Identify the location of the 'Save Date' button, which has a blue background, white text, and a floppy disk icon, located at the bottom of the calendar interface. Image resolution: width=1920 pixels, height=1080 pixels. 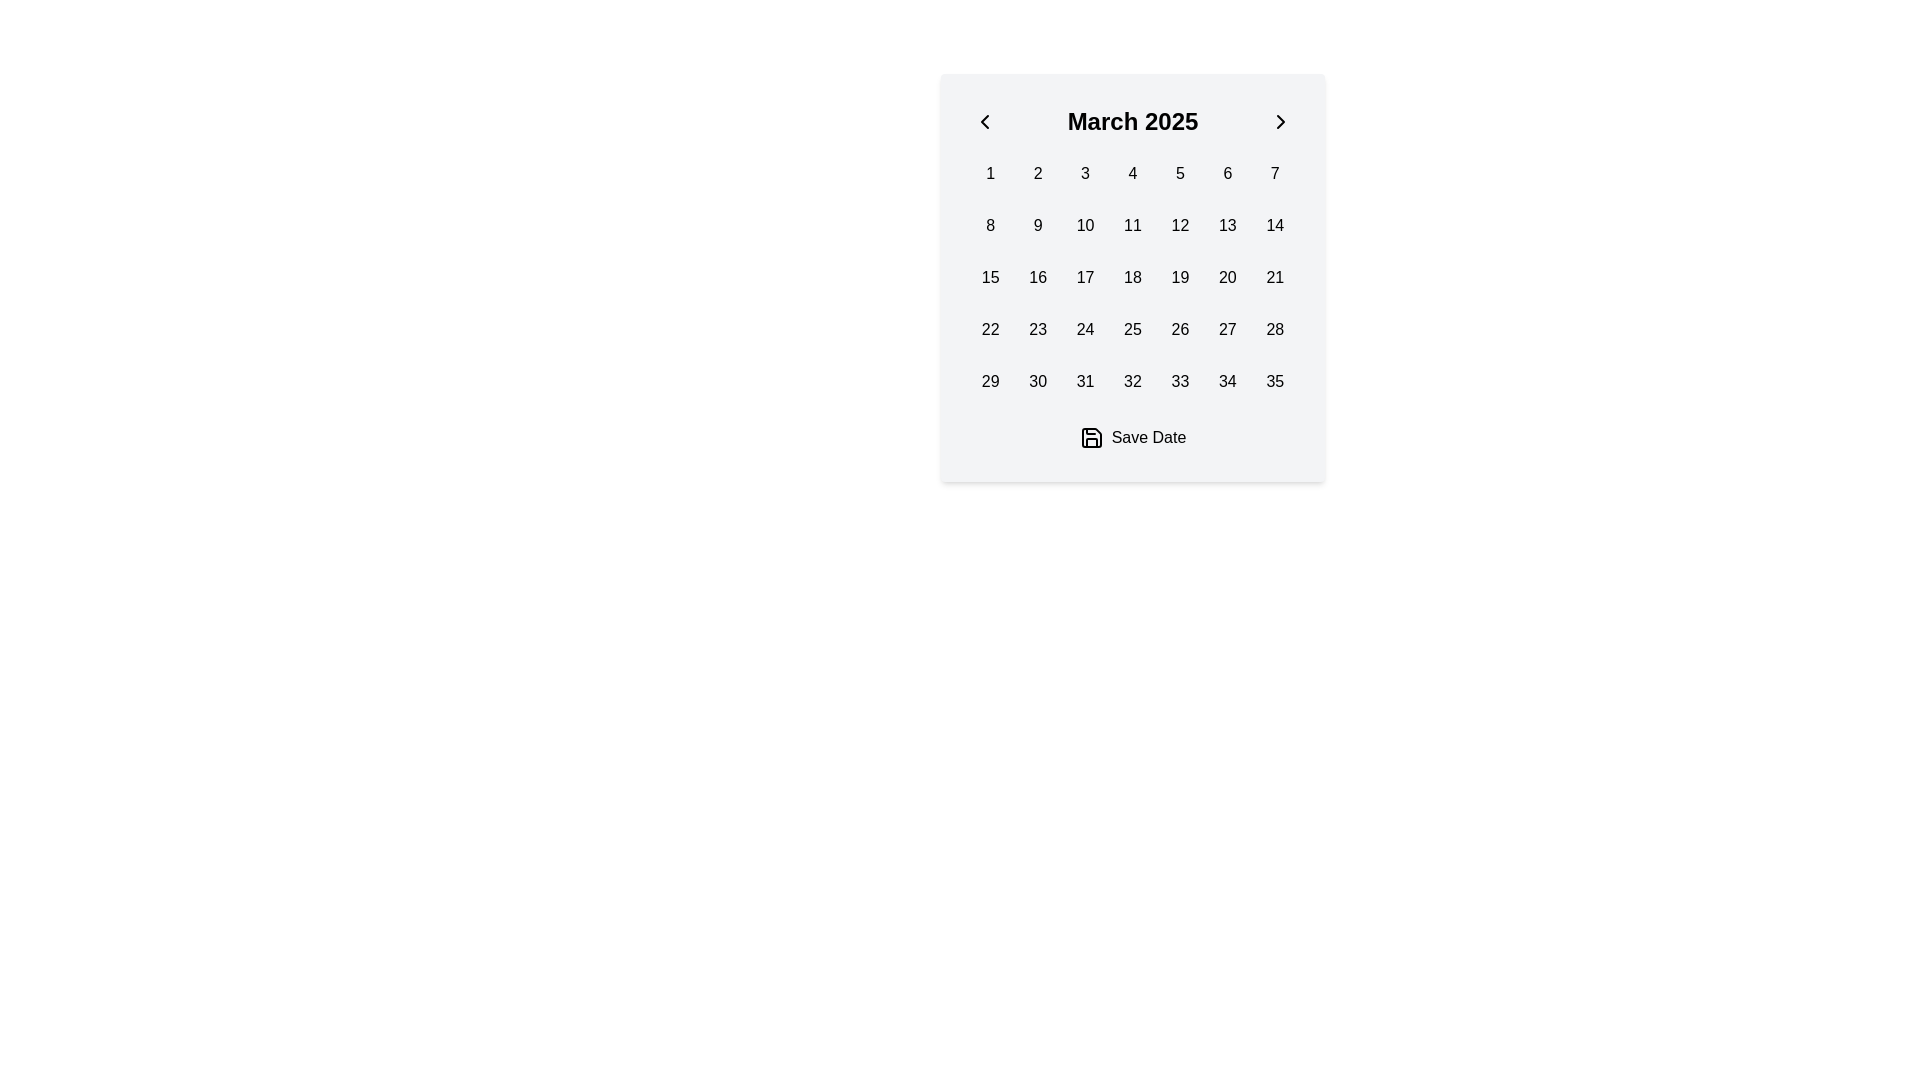
(1132, 437).